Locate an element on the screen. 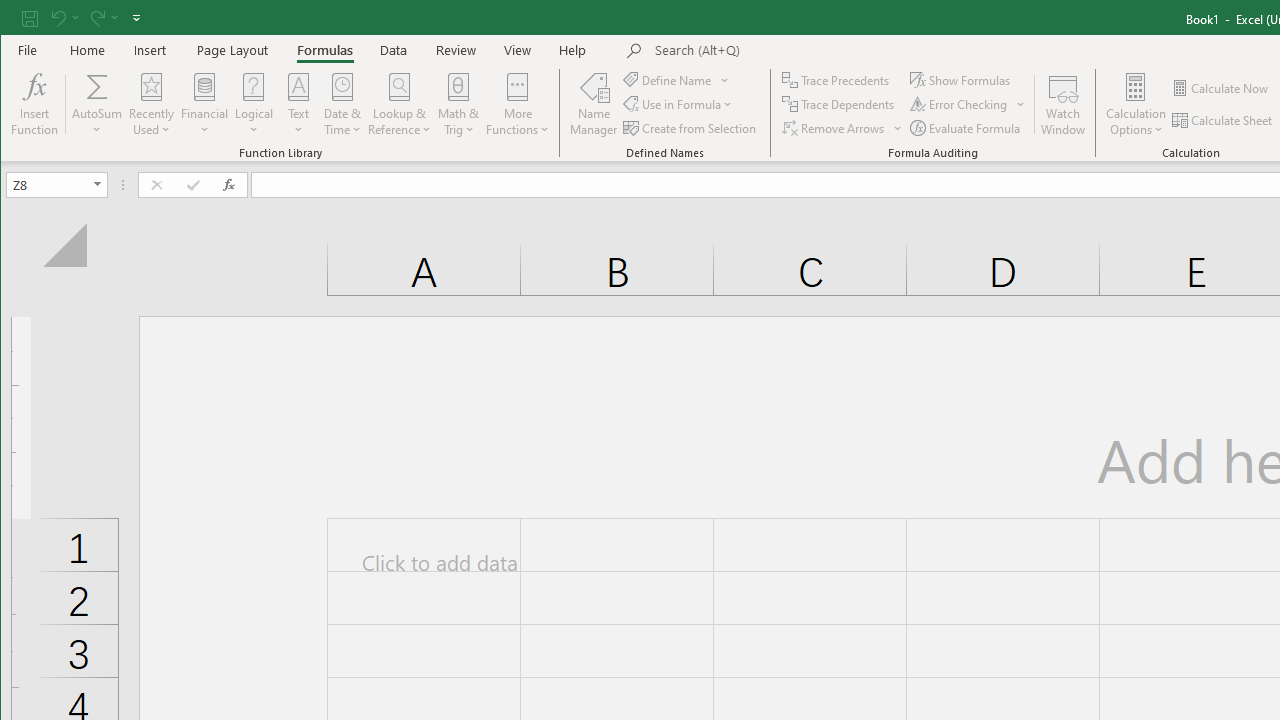  'Lookup & Reference' is located at coordinates (400, 104).